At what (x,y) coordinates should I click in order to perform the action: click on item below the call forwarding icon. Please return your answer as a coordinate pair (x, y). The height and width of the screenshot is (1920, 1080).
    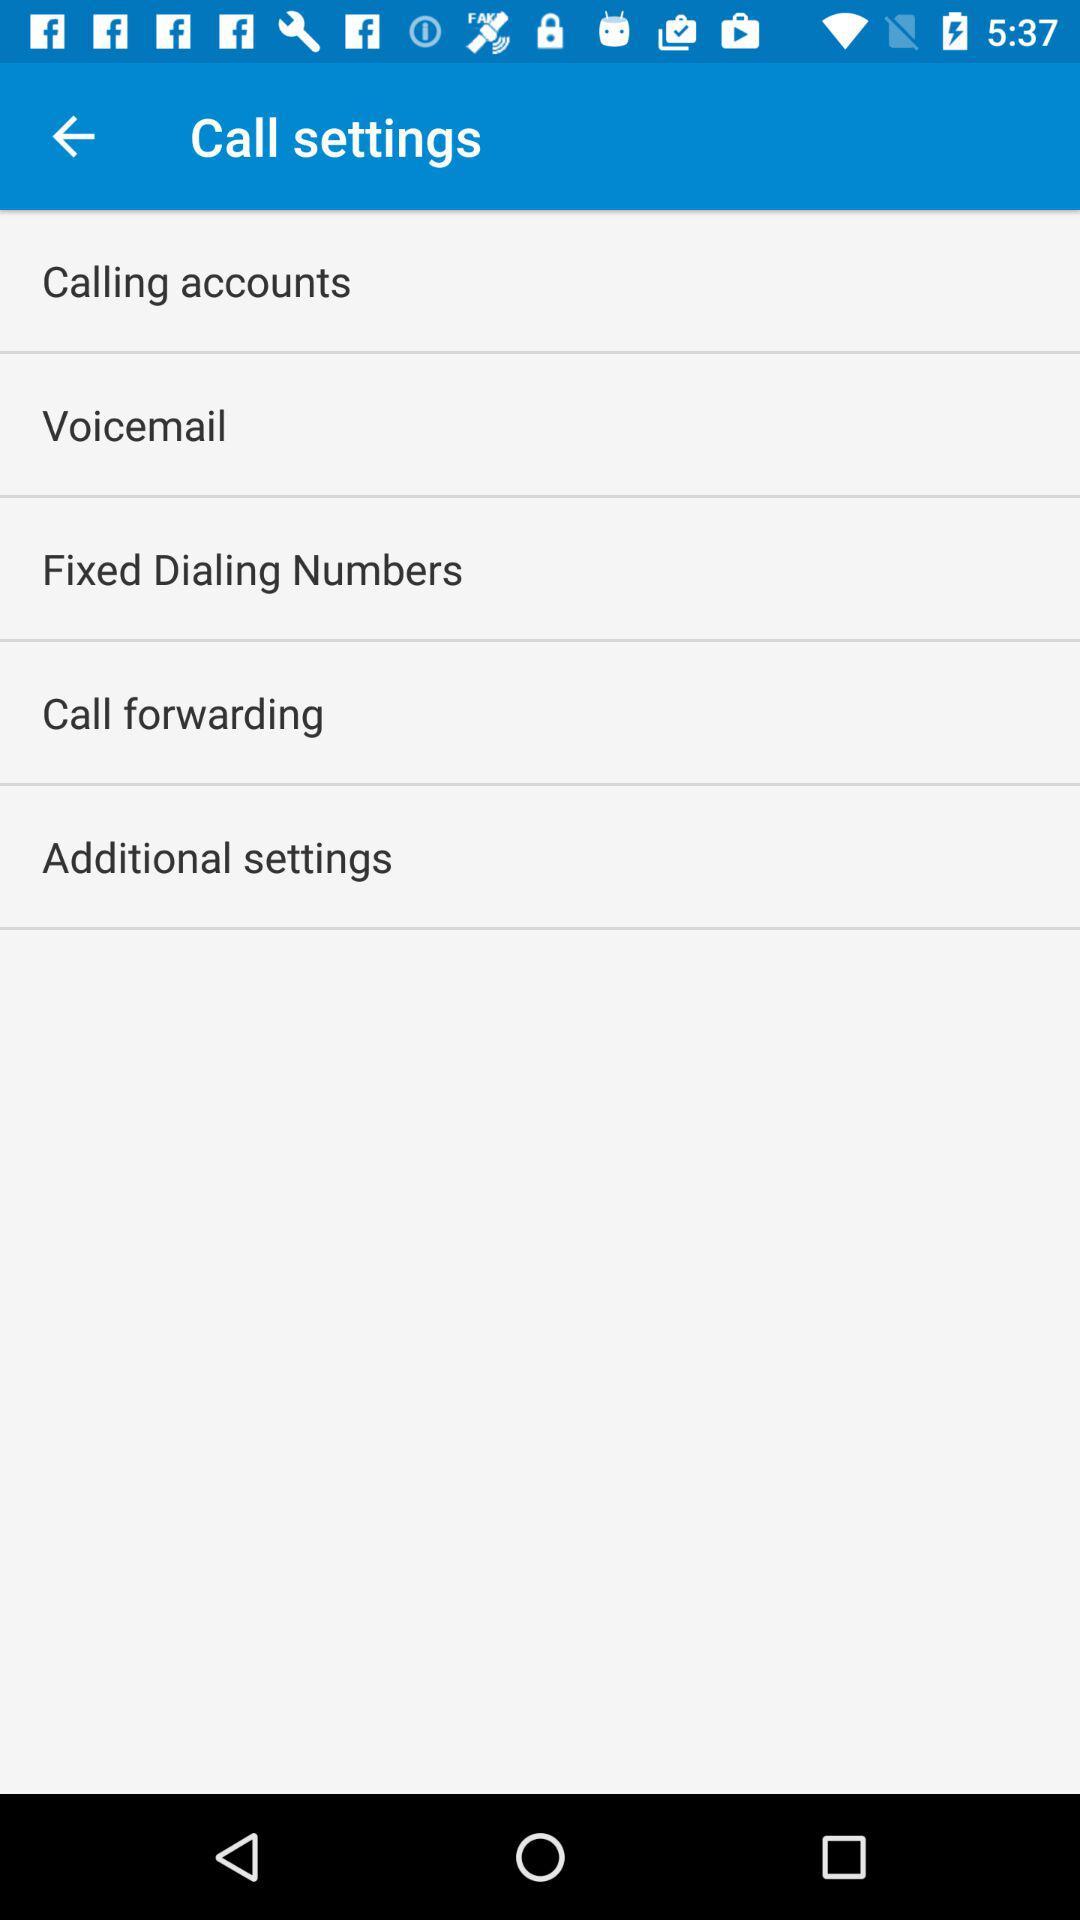
    Looking at the image, I should click on (217, 856).